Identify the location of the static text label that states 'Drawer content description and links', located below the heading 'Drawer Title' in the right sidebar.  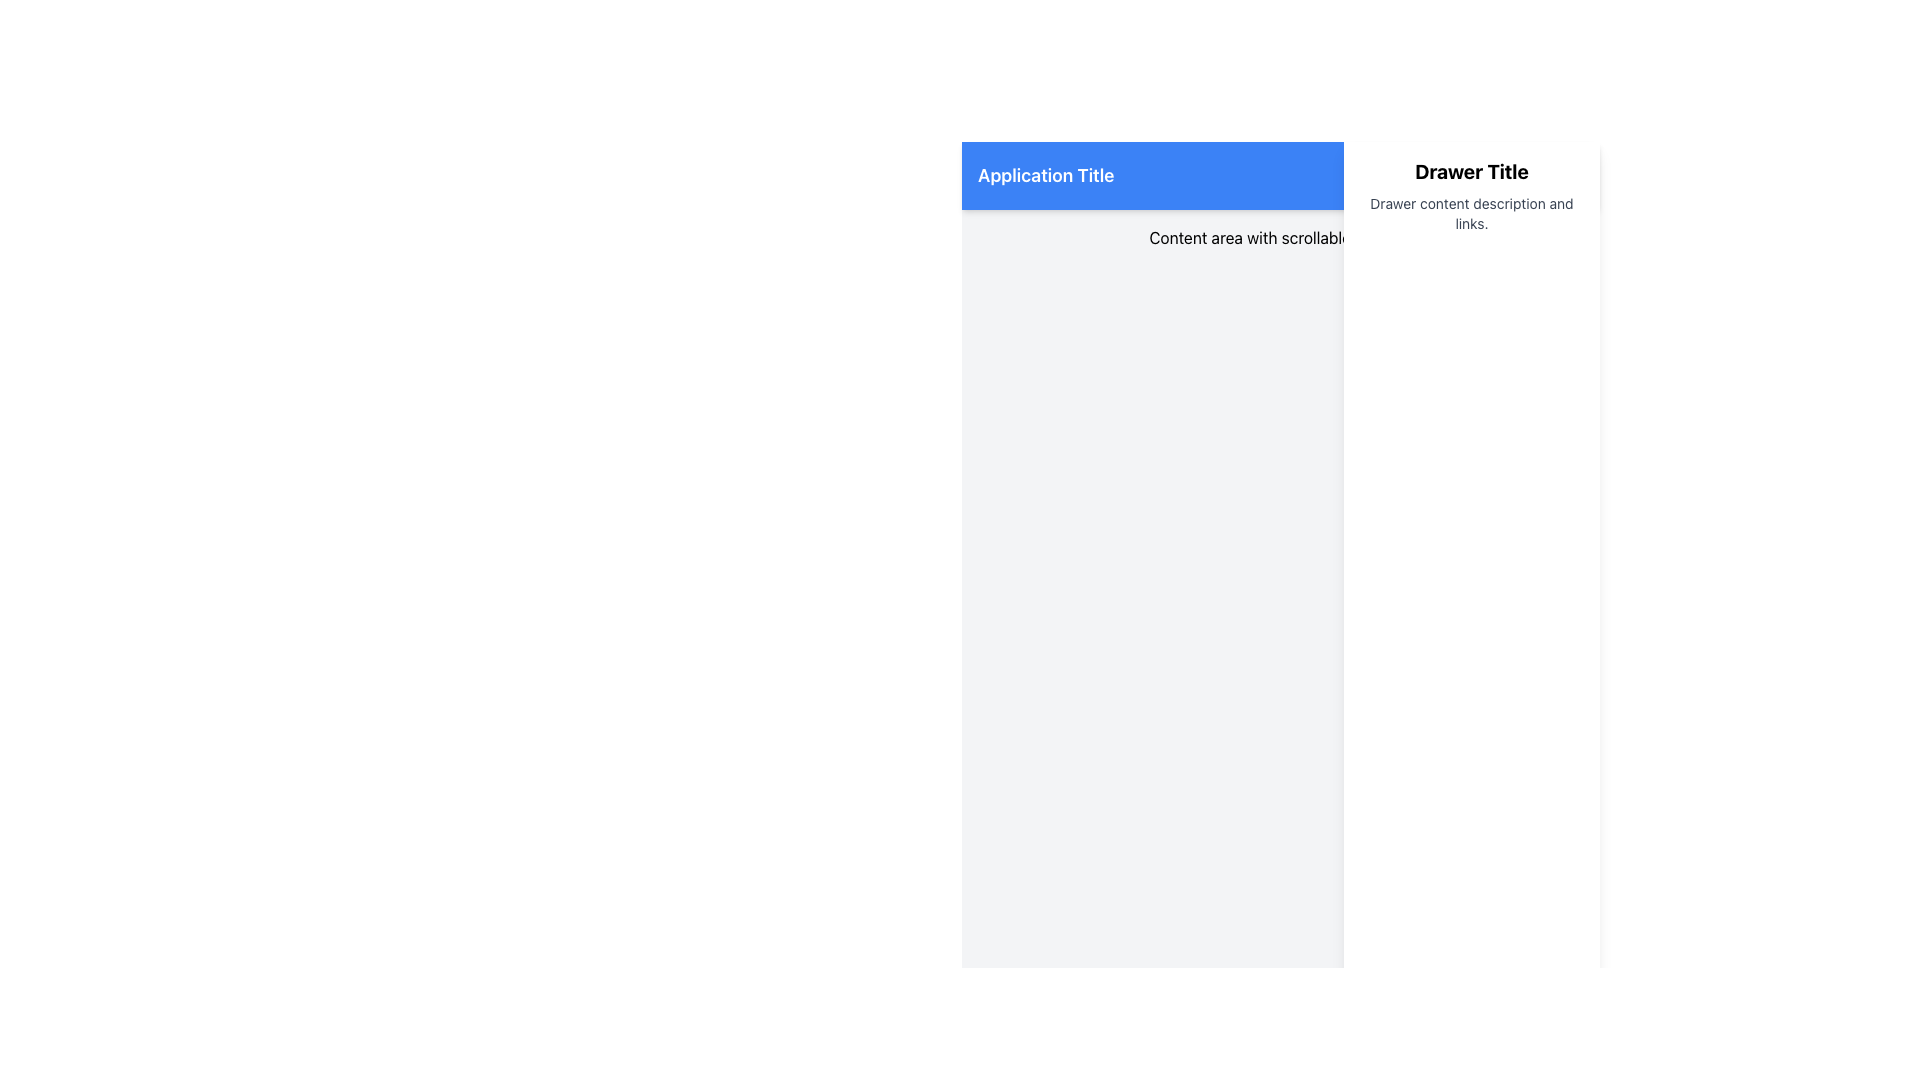
(1472, 213).